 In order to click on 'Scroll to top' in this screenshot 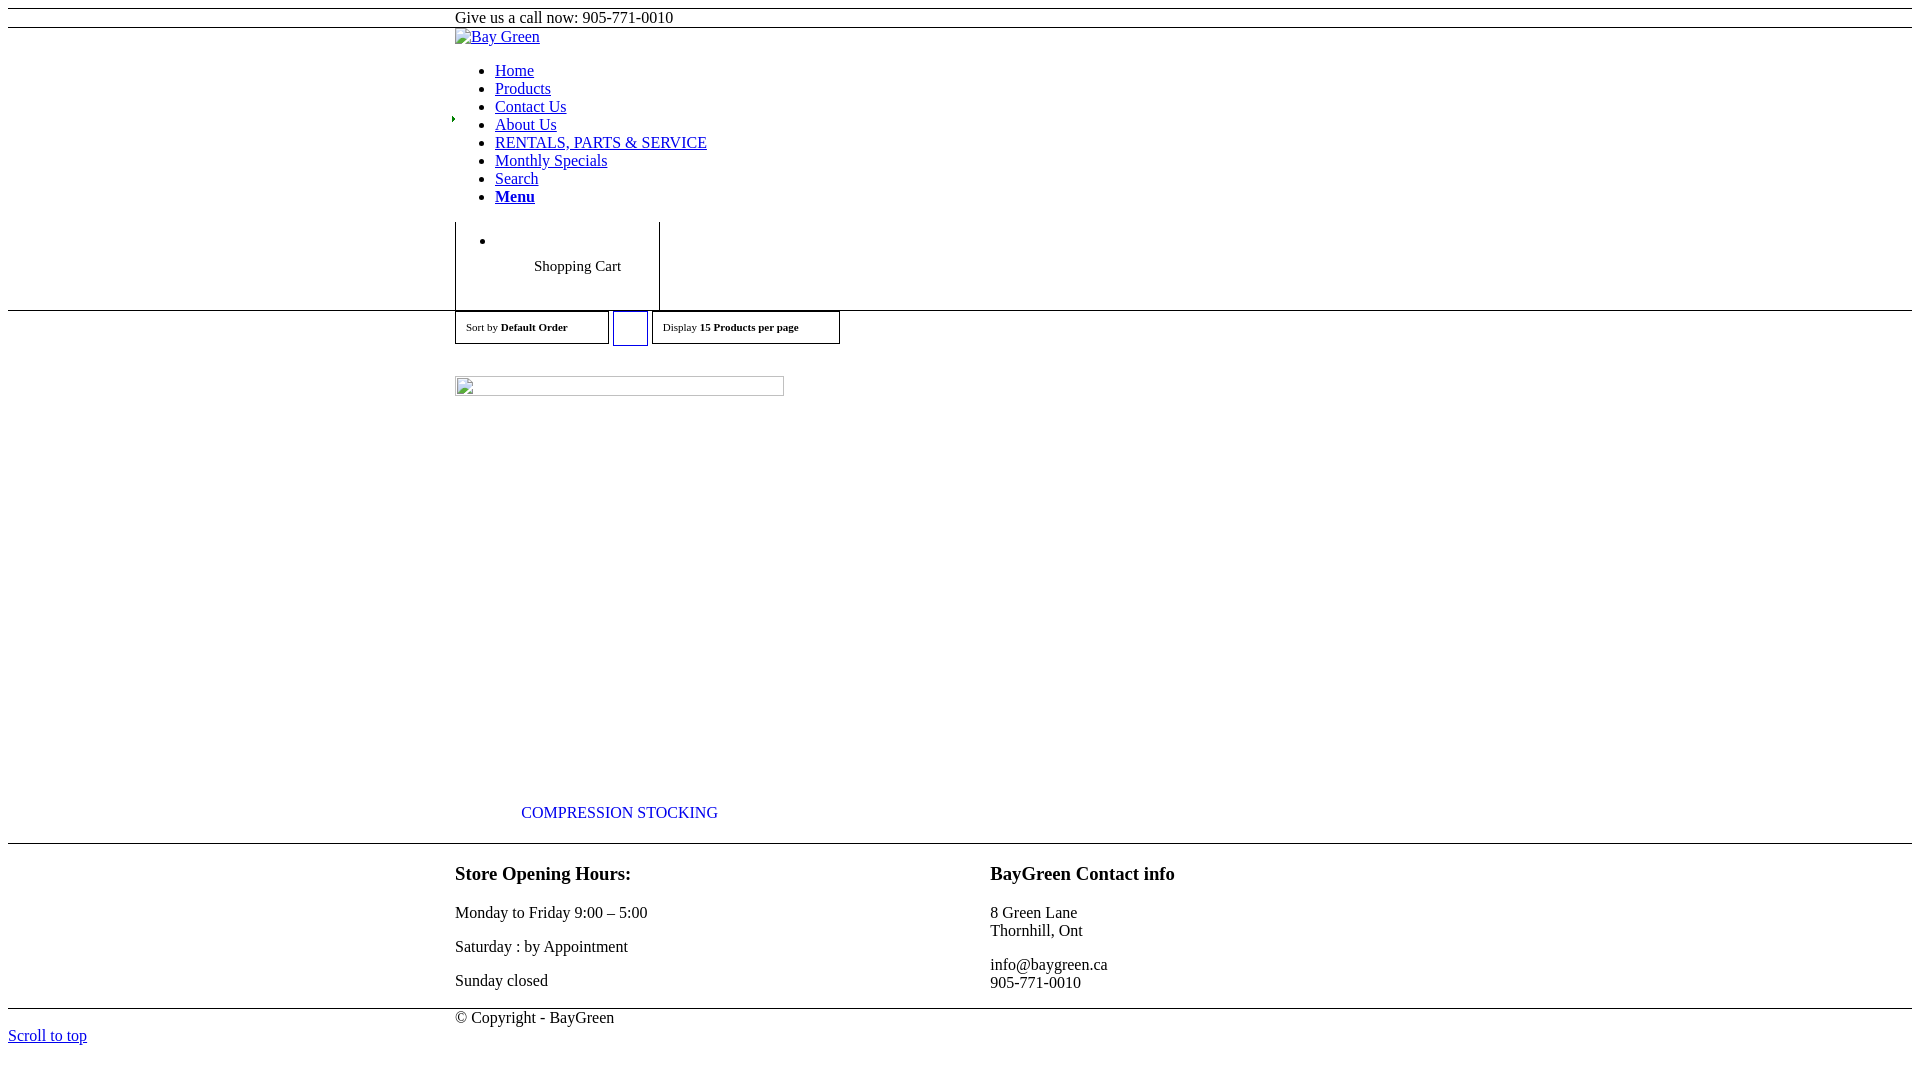, I will do `click(47, 1035)`.